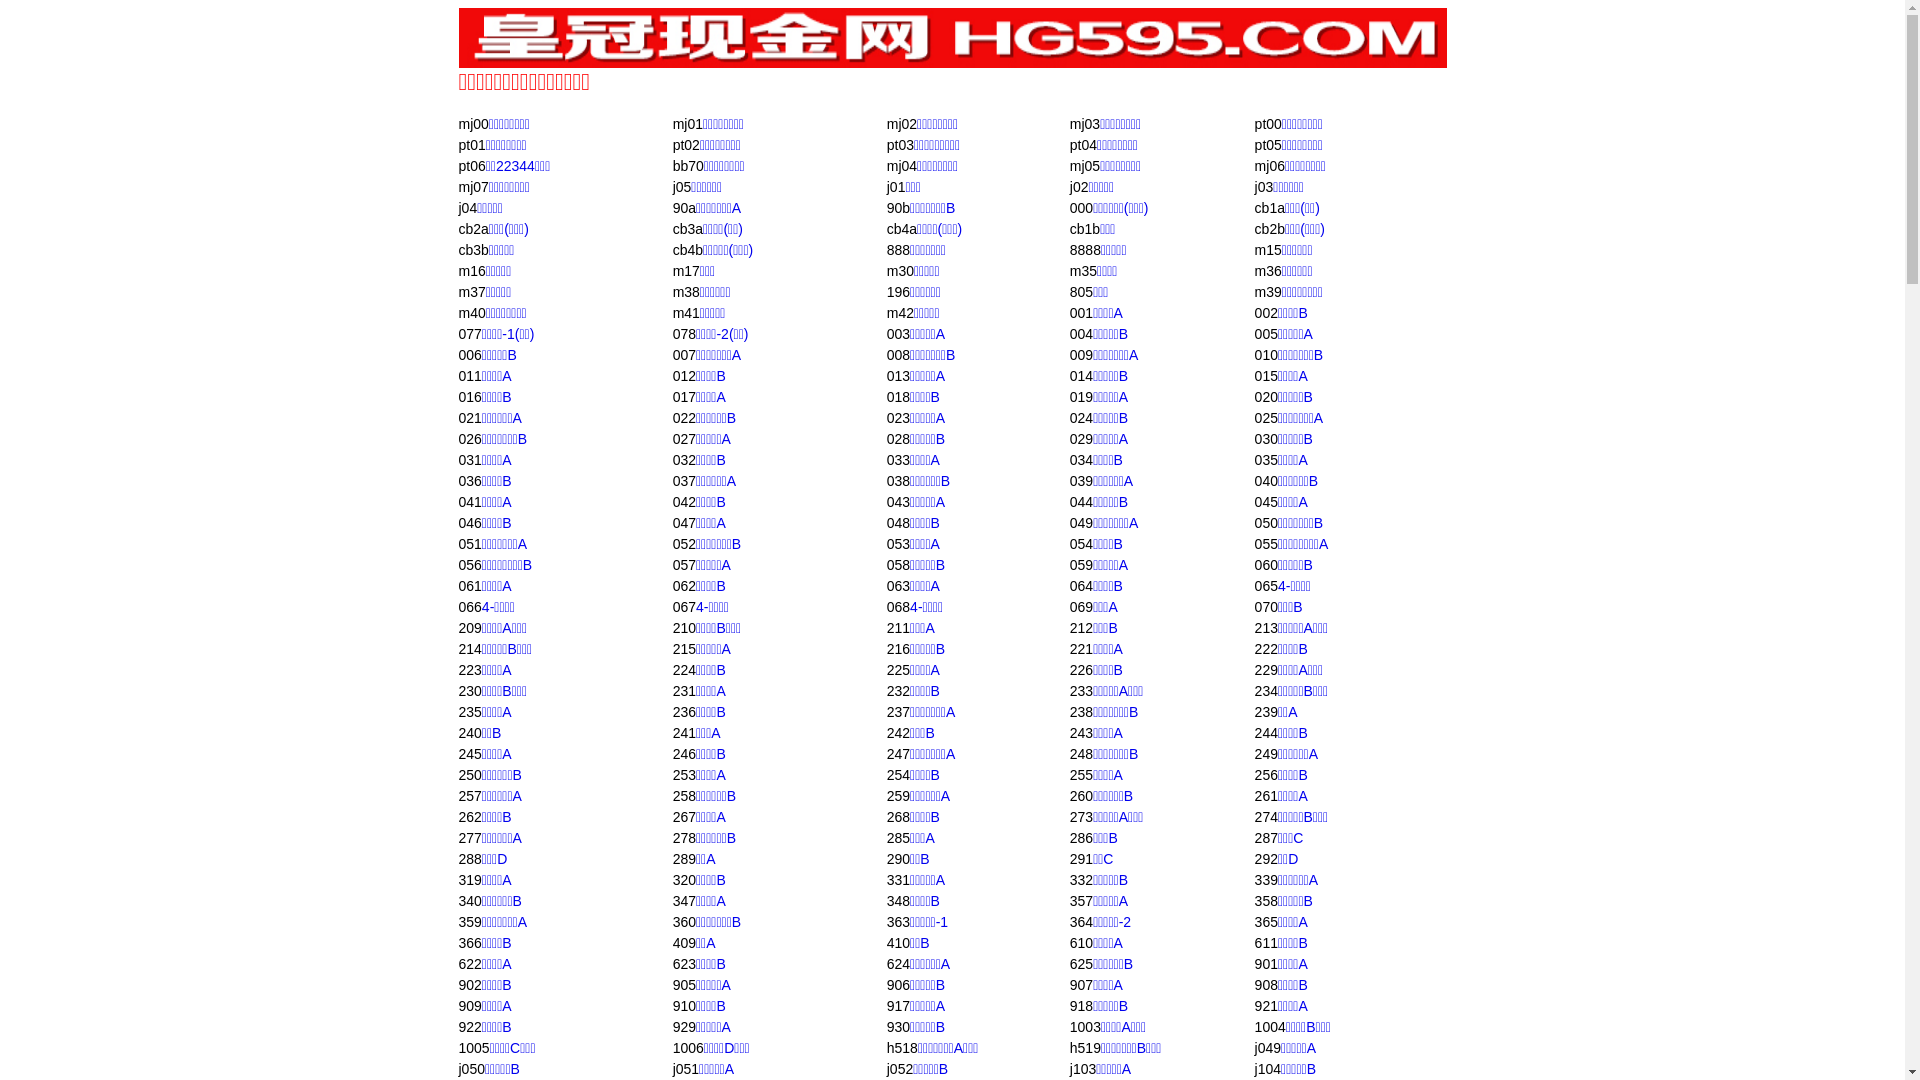  Describe the element at coordinates (684, 817) in the screenshot. I see `'267'` at that location.